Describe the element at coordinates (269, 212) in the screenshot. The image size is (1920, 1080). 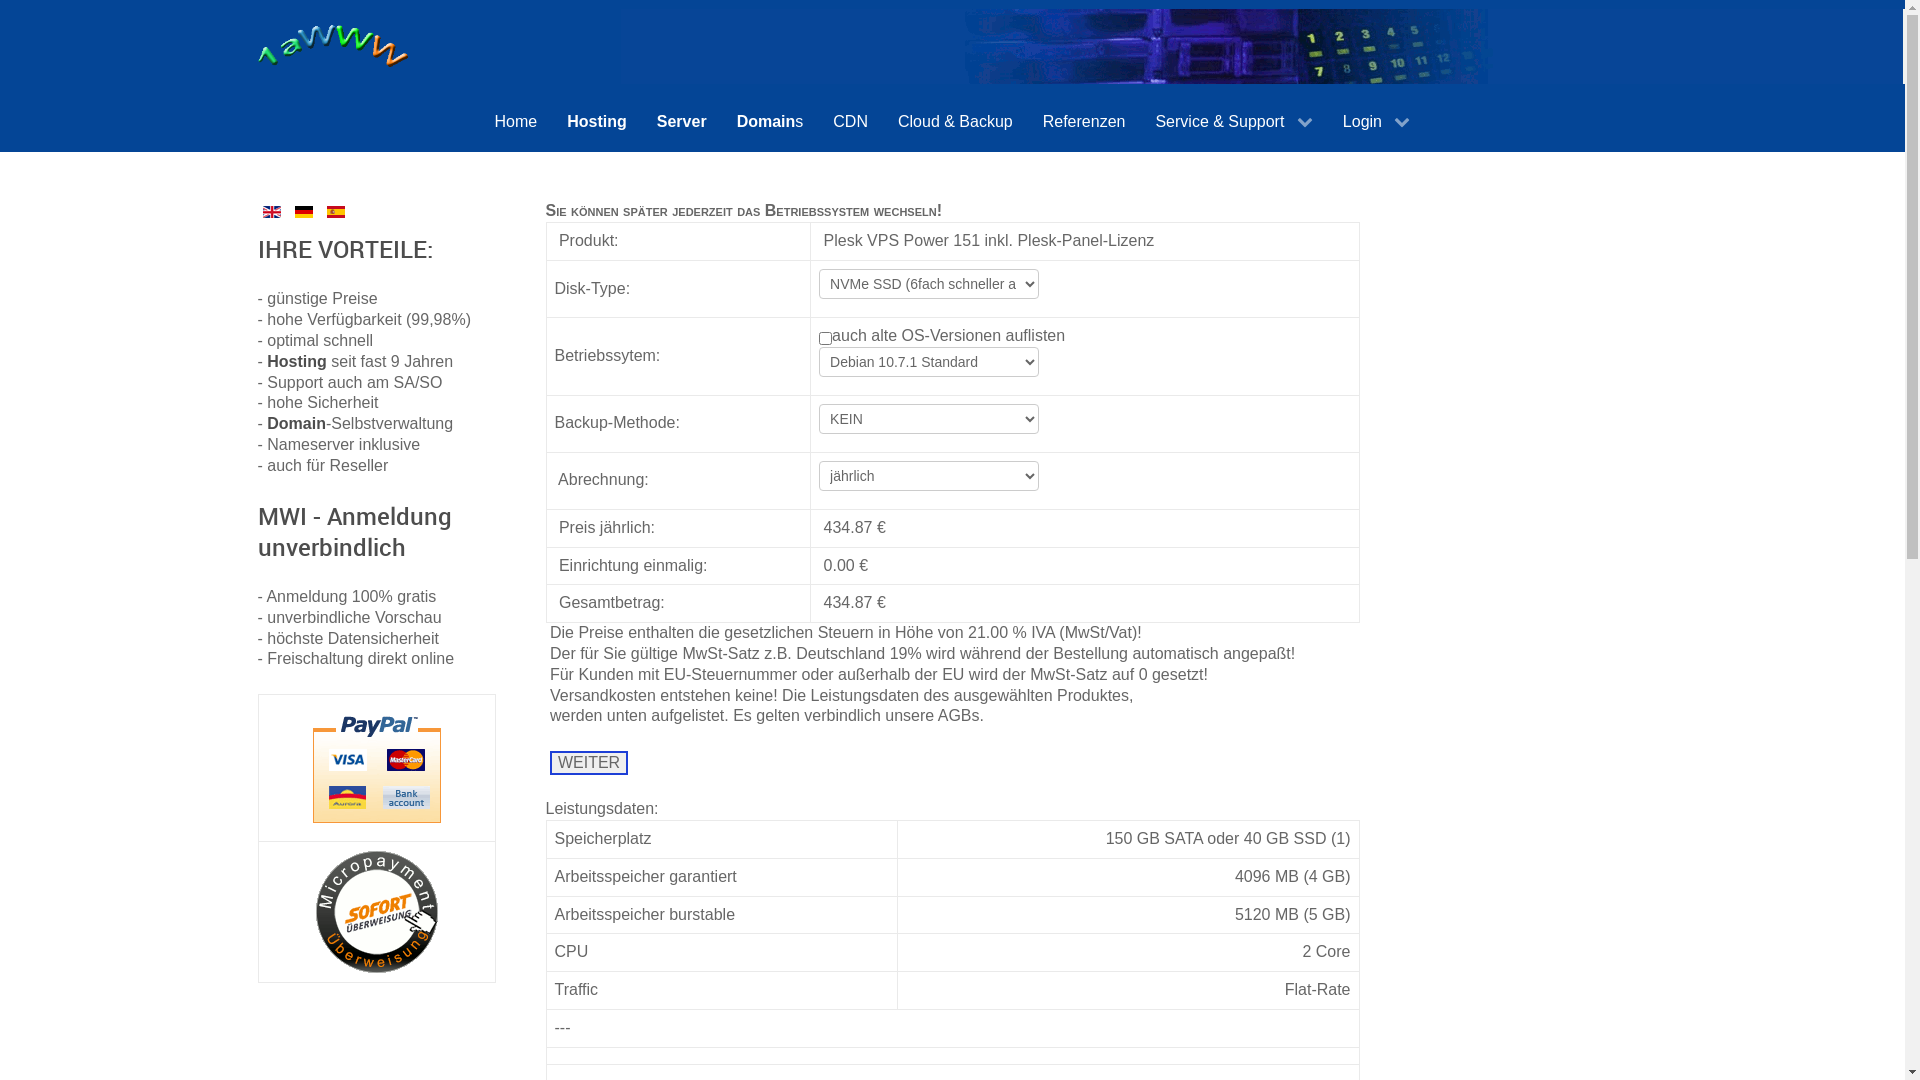
I see `'English (UK)'` at that location.